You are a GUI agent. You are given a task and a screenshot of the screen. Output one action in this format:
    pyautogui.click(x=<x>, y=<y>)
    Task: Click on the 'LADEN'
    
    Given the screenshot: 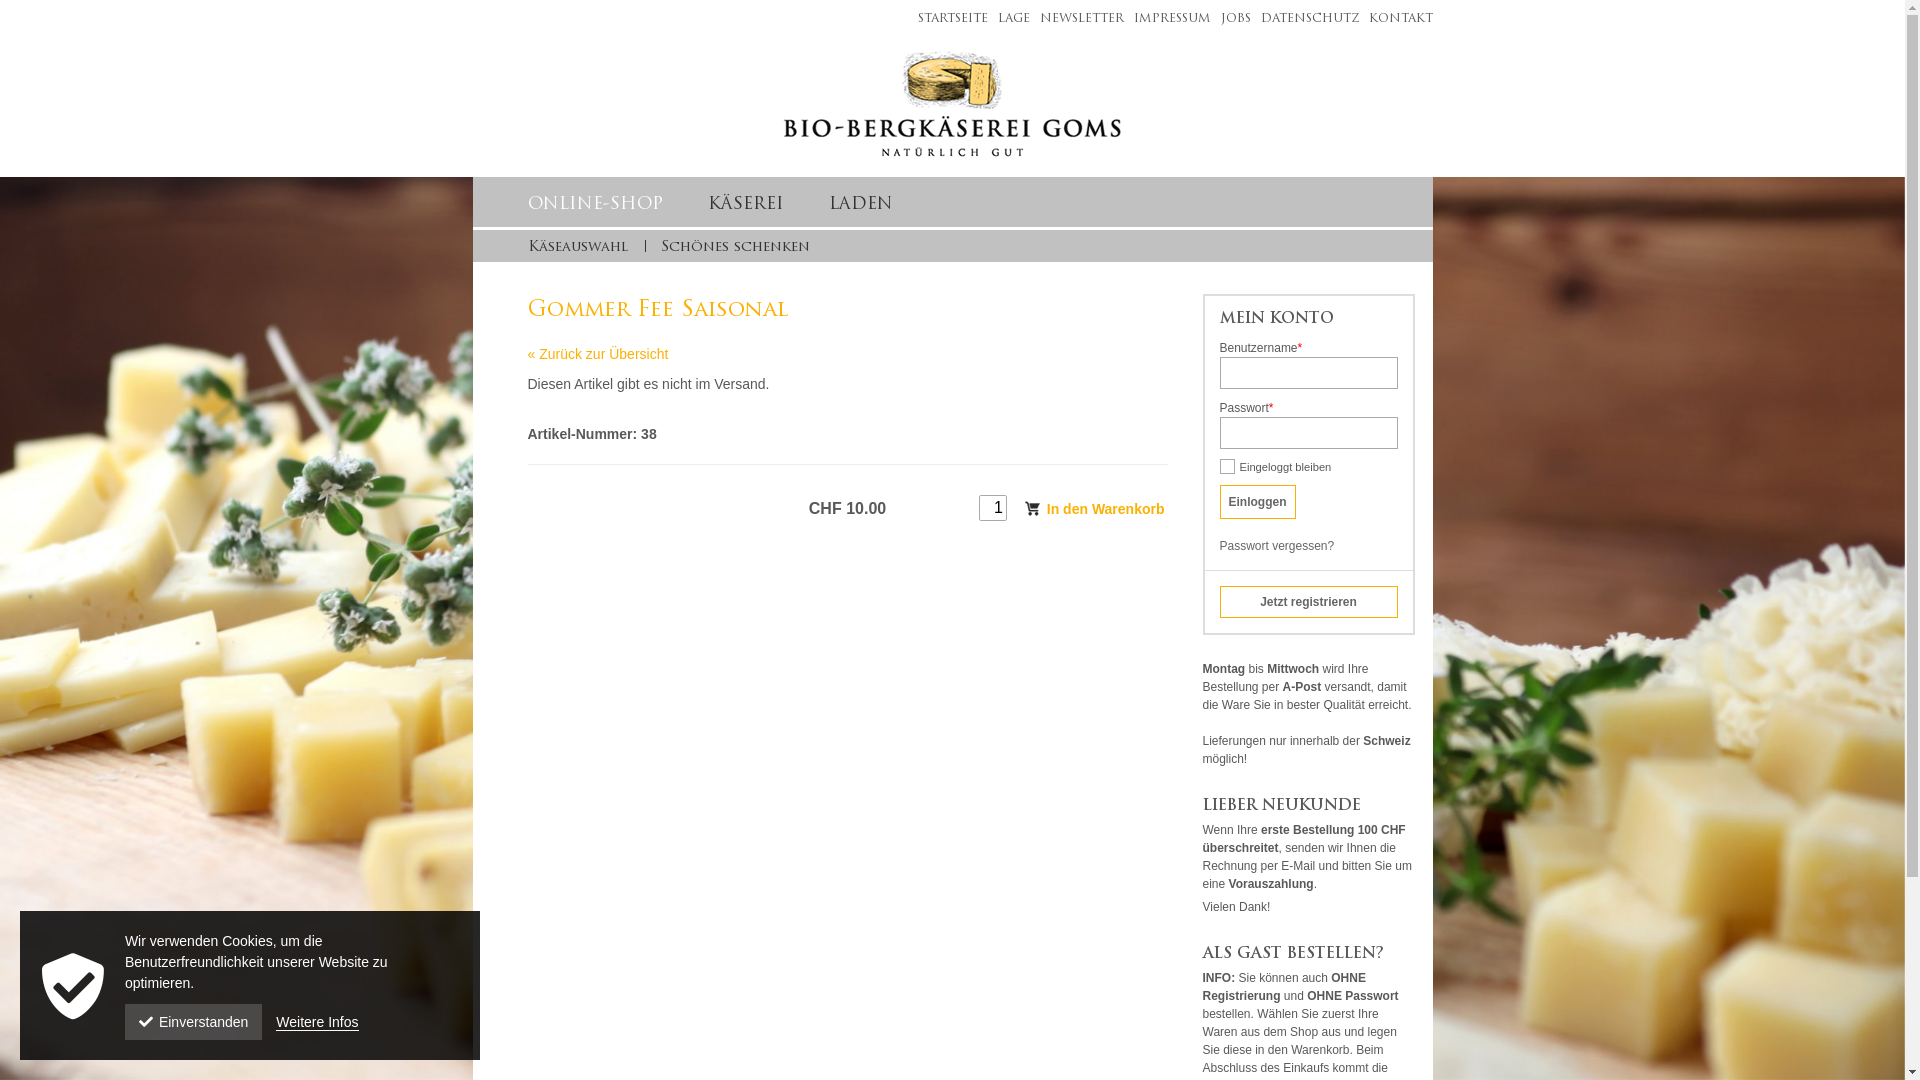 What is the action you would take?
    pyautogui.click(x=828, y=204)
    